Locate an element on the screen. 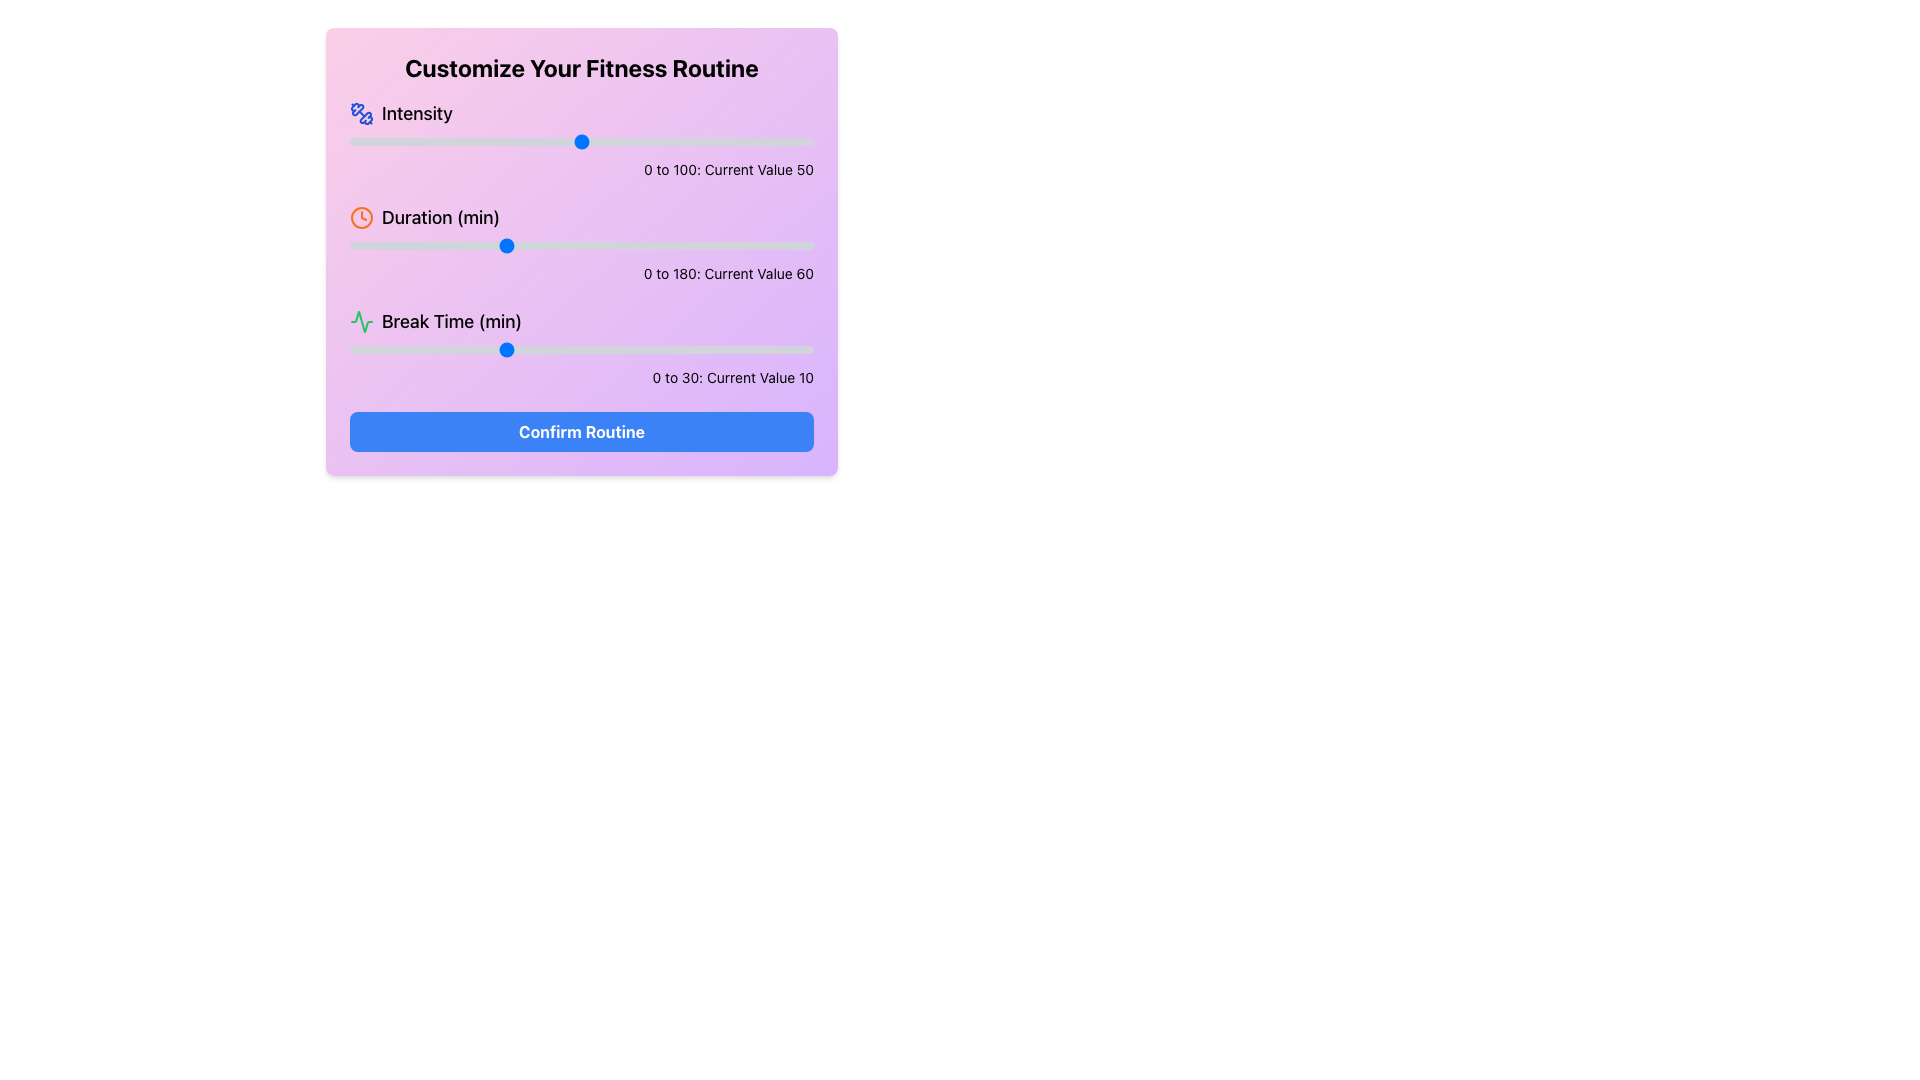  duration is located at coordinates (758, 245).